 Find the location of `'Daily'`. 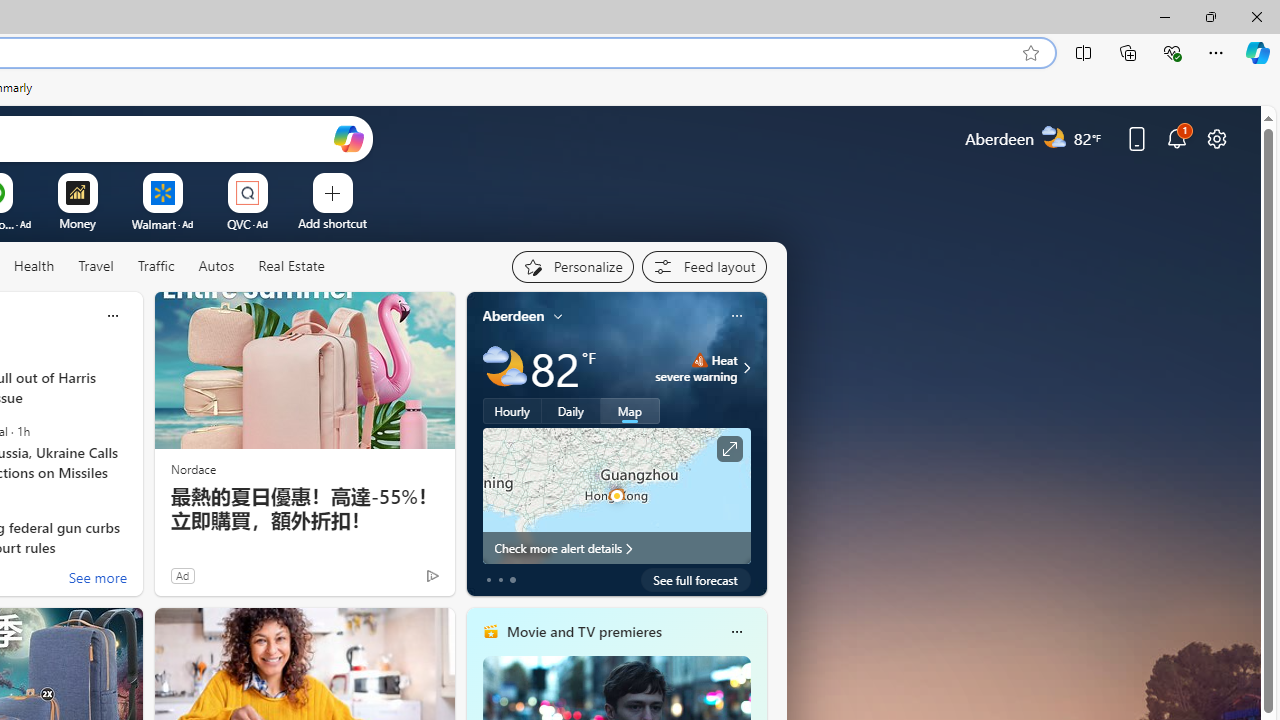

'Daily' is located at coordinates (570, 410).